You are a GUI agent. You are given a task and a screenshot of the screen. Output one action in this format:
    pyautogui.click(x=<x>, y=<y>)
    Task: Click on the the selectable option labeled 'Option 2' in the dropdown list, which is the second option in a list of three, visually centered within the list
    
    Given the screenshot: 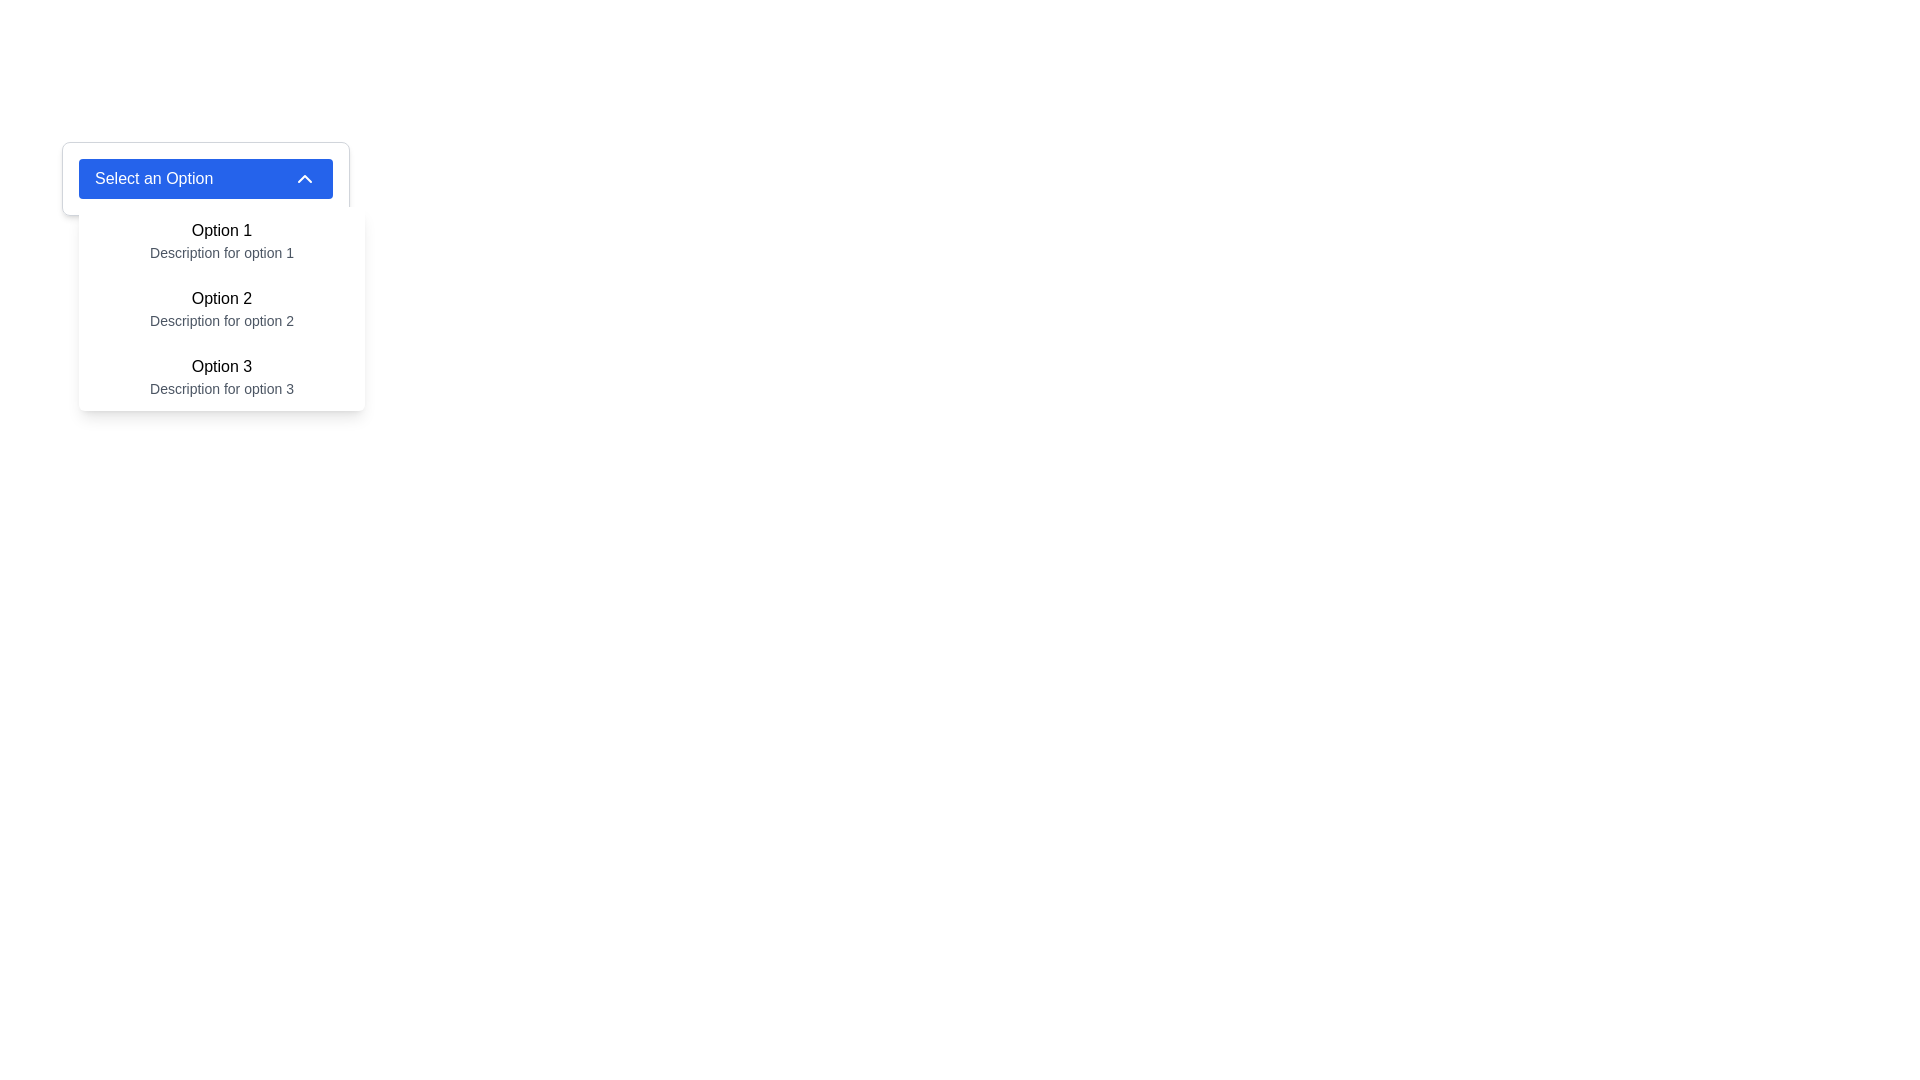 What is the action you would take?
    pyautogui.click(x=221, y=299)
    